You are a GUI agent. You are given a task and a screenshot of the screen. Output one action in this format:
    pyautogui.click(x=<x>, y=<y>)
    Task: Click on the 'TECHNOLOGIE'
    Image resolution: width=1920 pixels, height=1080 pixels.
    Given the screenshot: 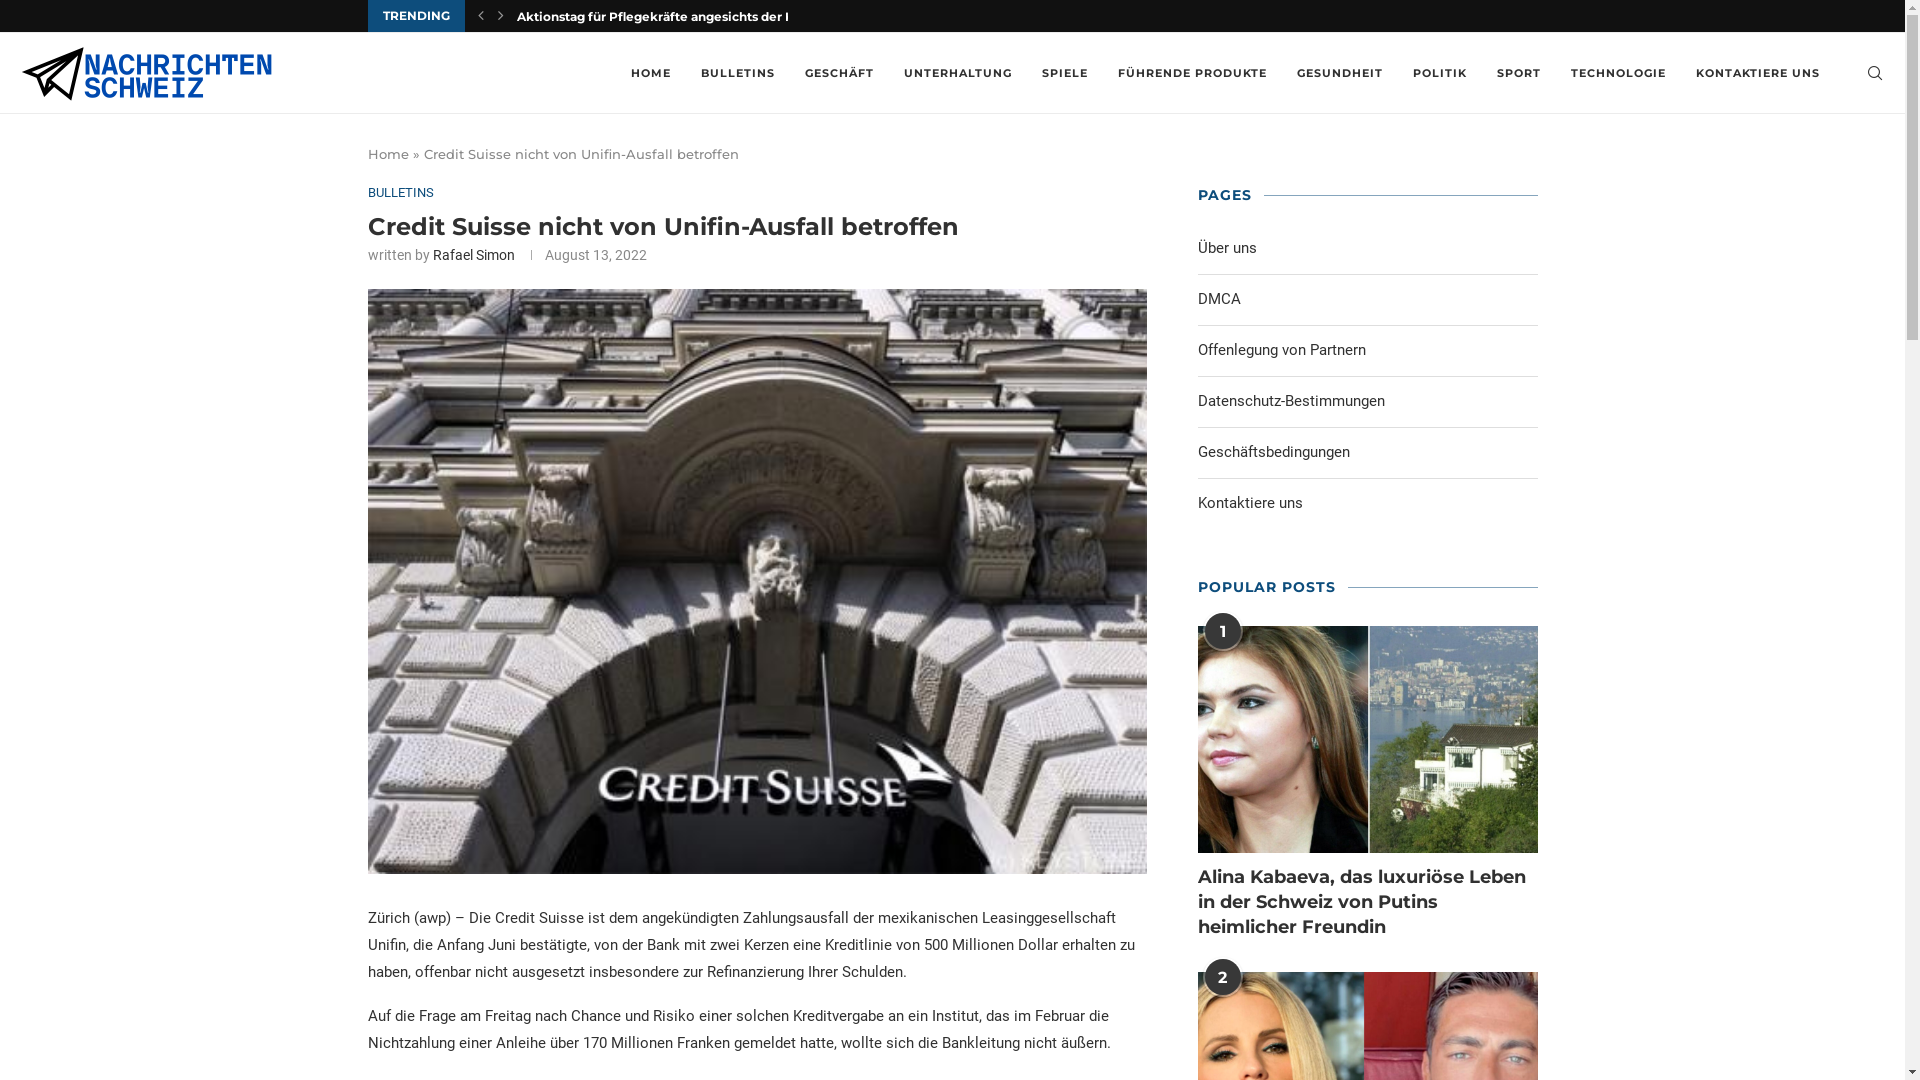 What is the action you would take?
    pyautogui.click(x=1618, y=72)
    